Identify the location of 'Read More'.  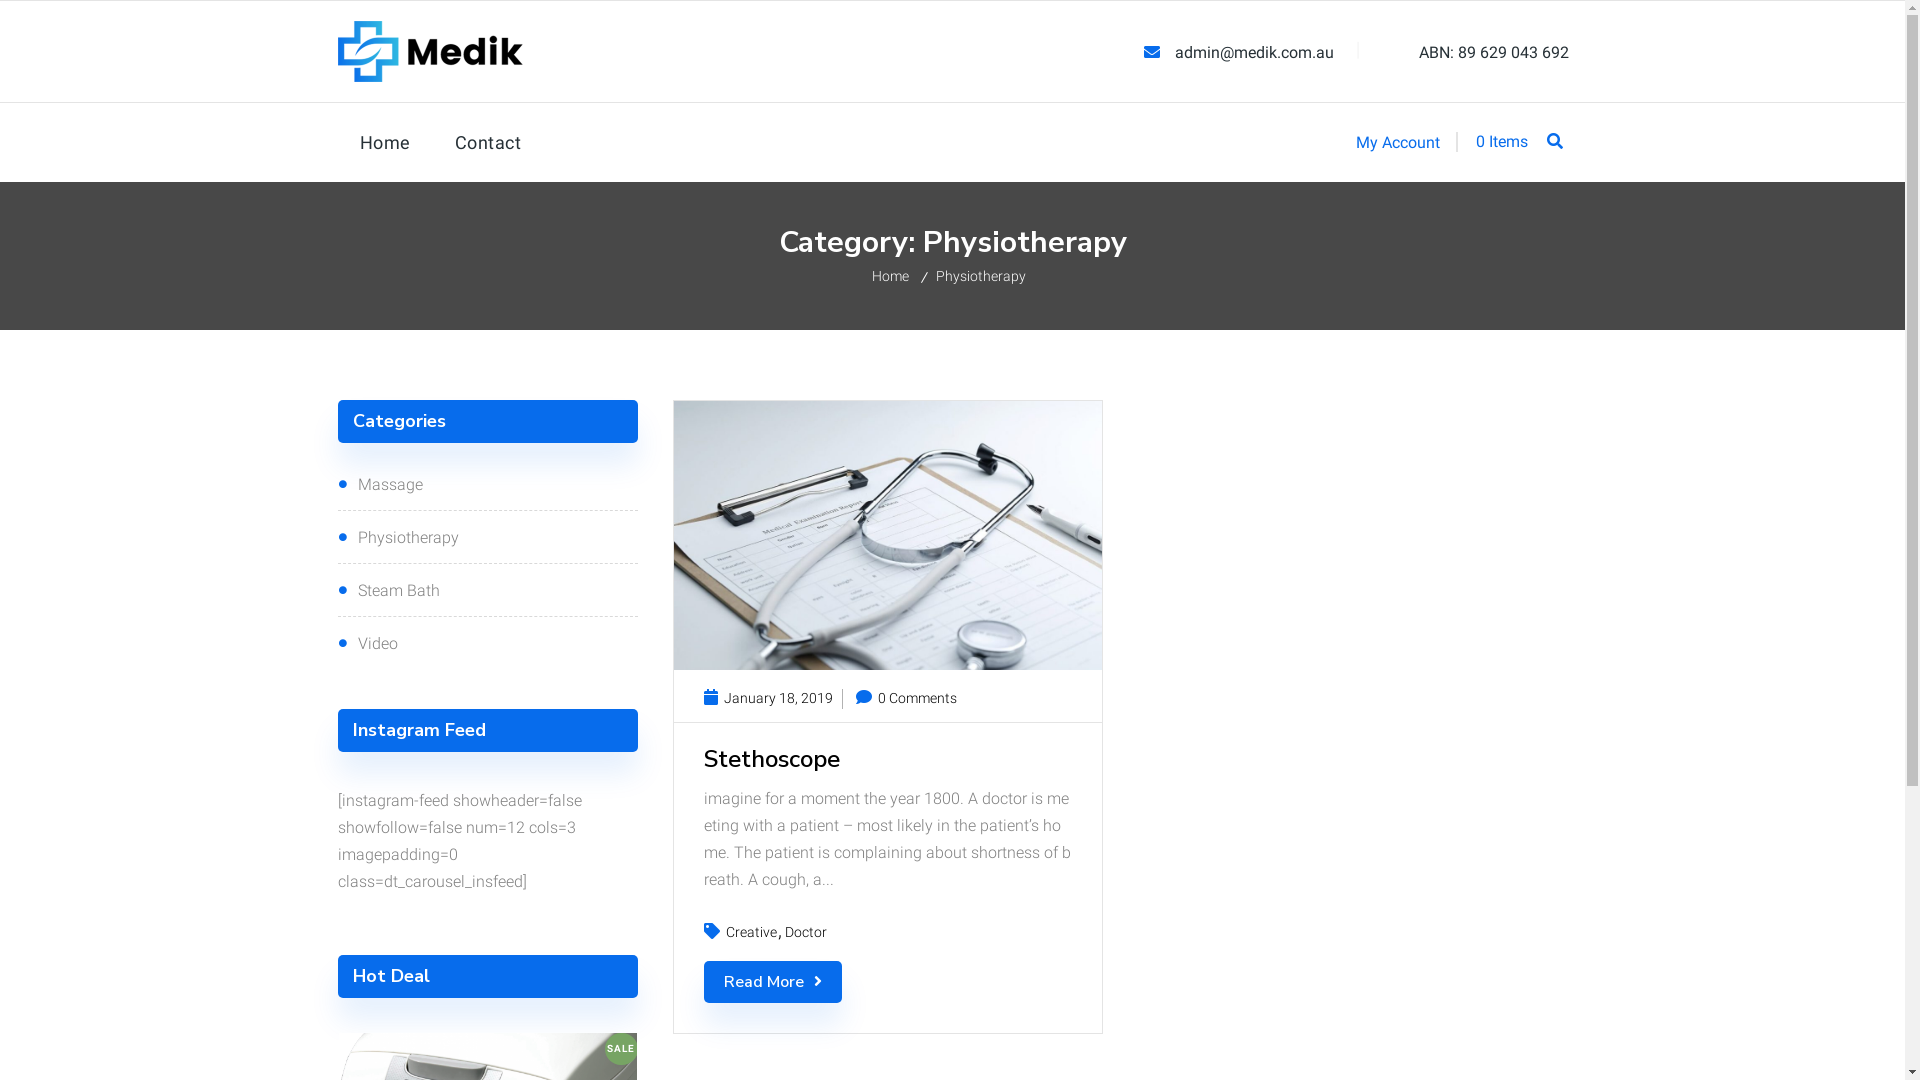
(704, 981).